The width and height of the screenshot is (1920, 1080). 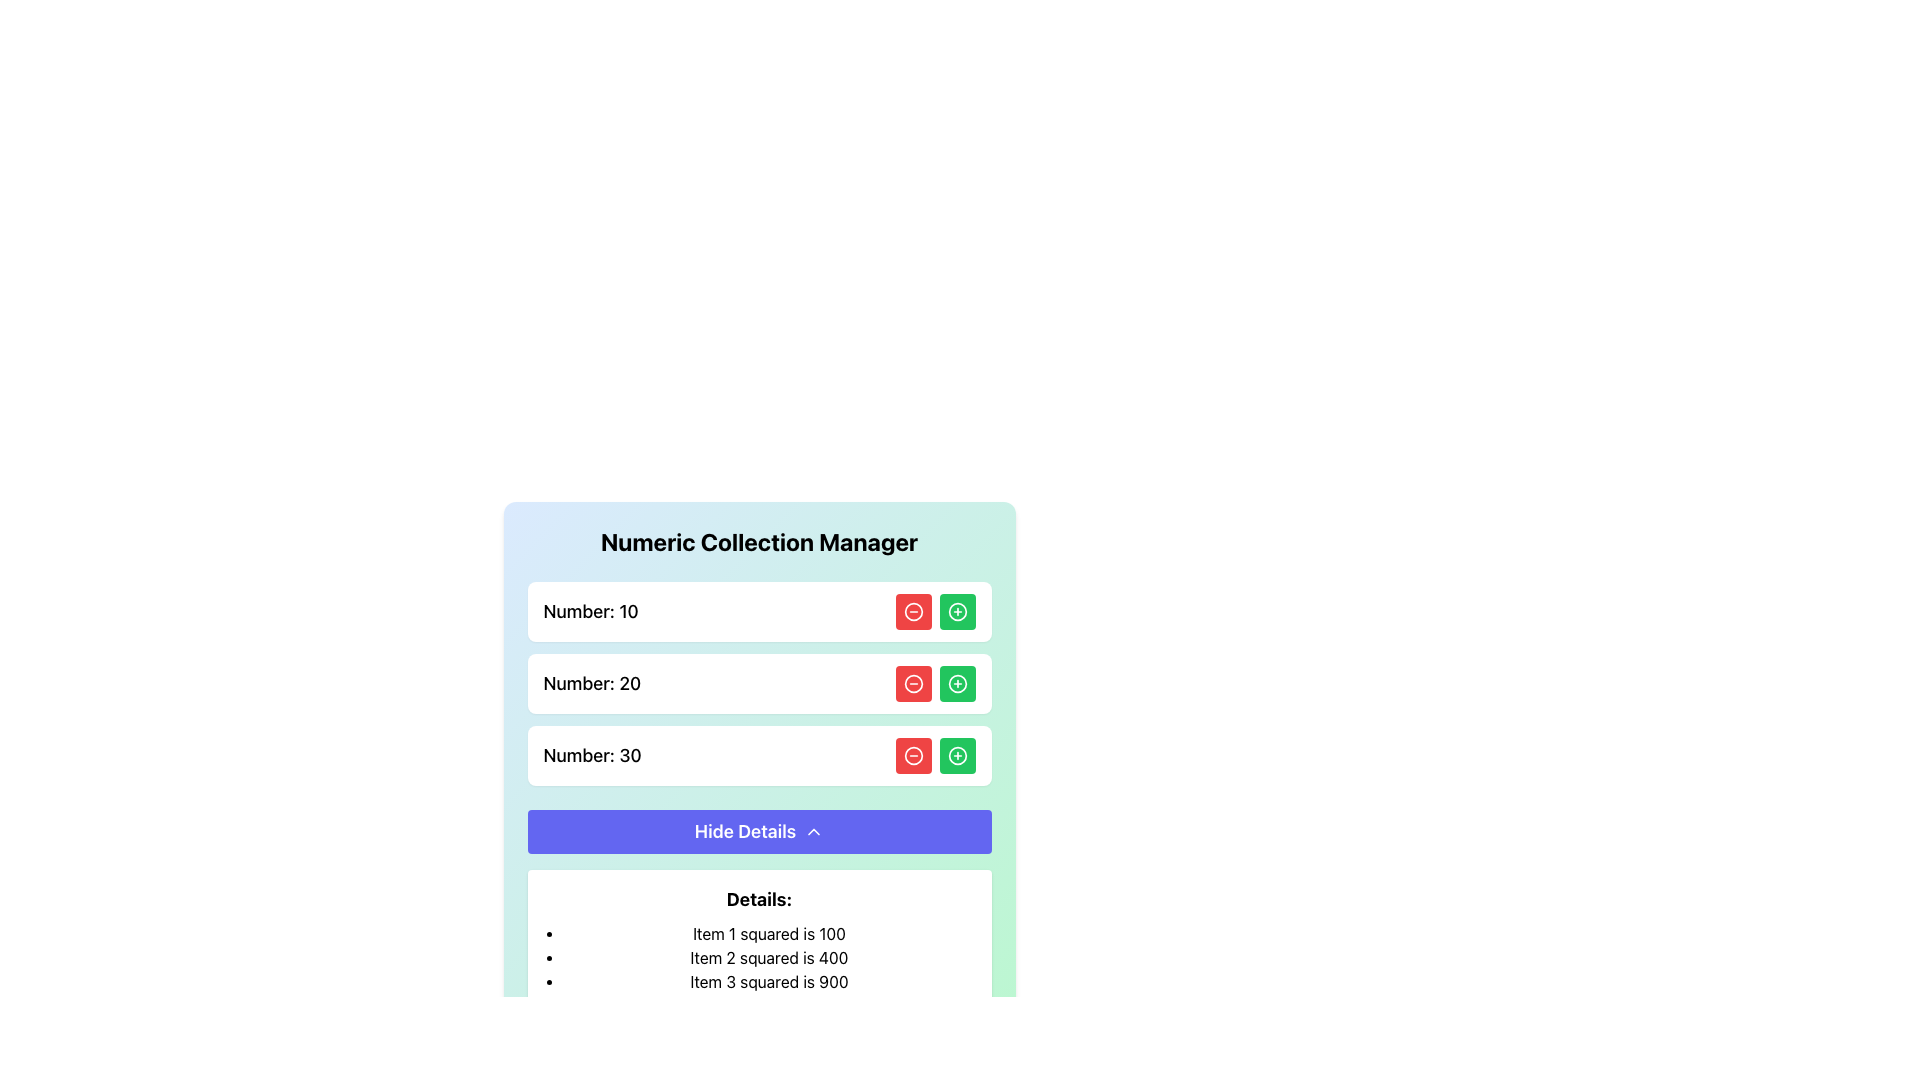 I want to click on the circular green button with a white plus icon located in the middle row corresponding to 'Number: 20', so click(x=956, y=682).